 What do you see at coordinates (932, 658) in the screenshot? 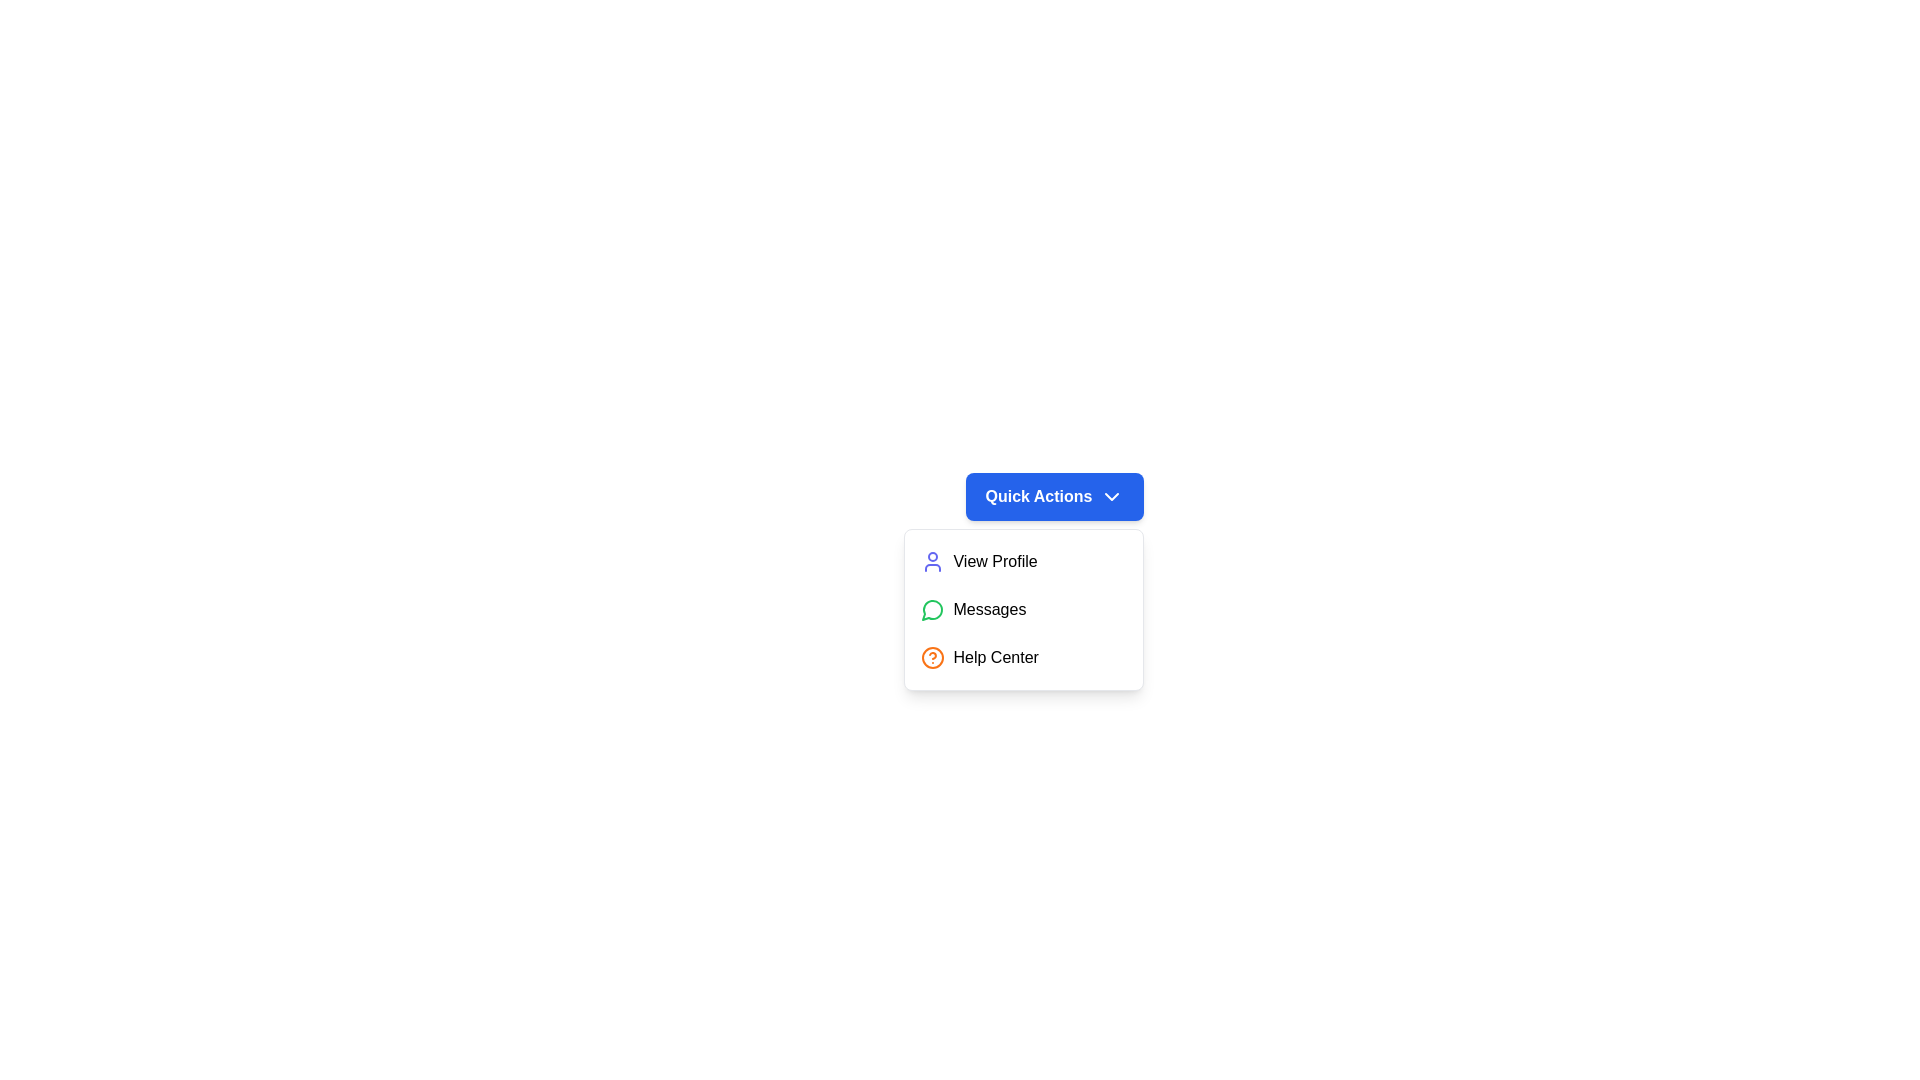
I see `the icon next to the dropdown item labeled 'Help Center'` at bounding box center [932, 658].